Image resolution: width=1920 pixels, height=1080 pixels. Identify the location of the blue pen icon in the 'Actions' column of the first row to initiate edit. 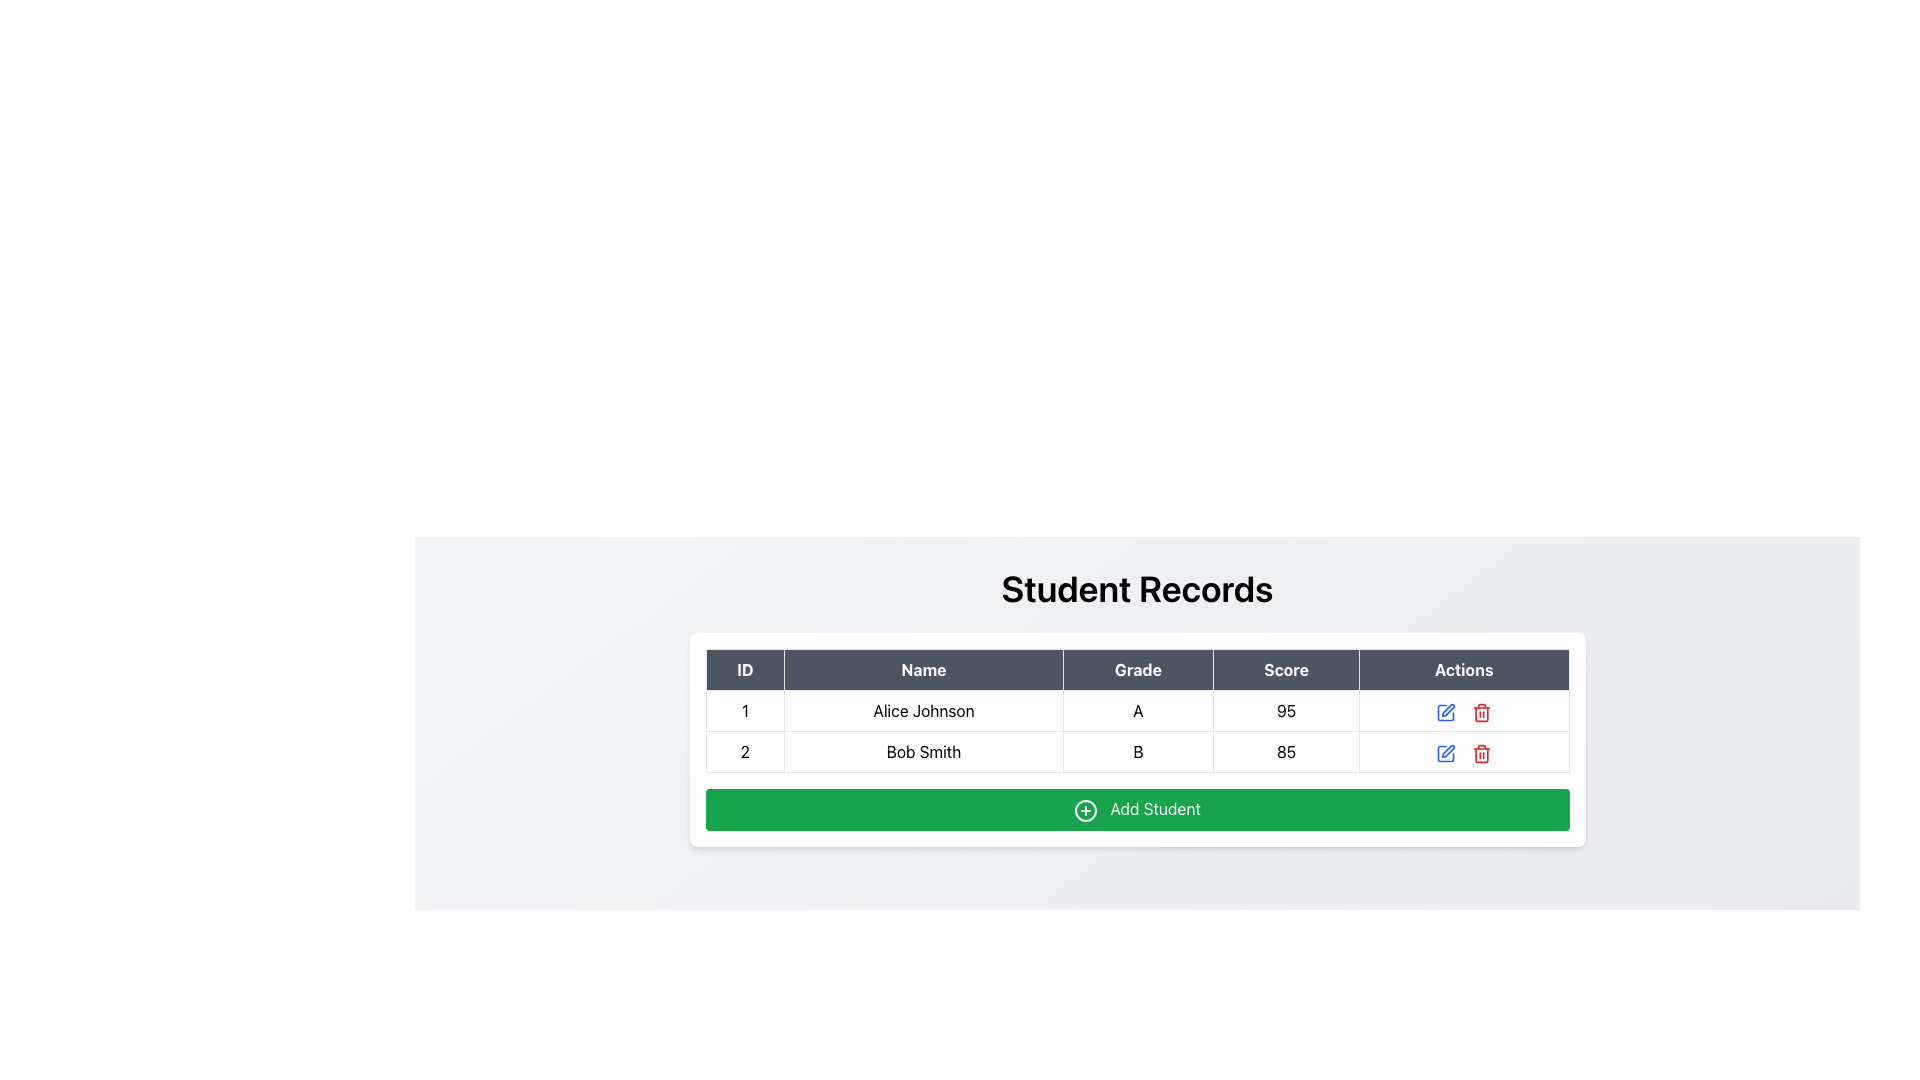
(1445, 709).